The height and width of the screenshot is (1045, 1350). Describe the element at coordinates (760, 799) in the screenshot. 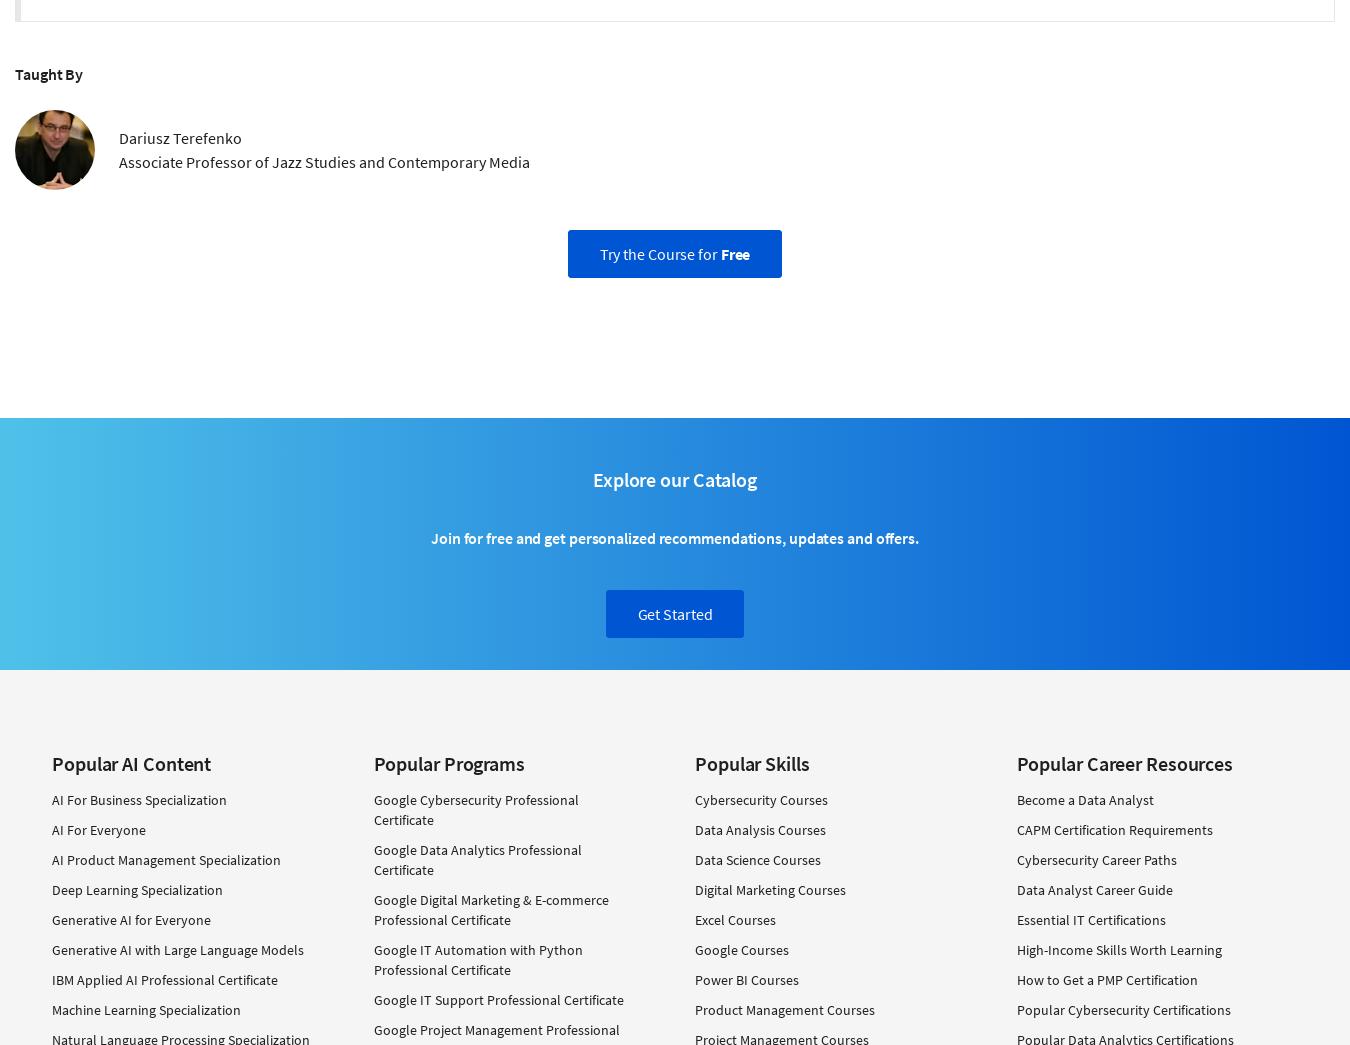

I see `'Cybersecurity Courses'` at that location.